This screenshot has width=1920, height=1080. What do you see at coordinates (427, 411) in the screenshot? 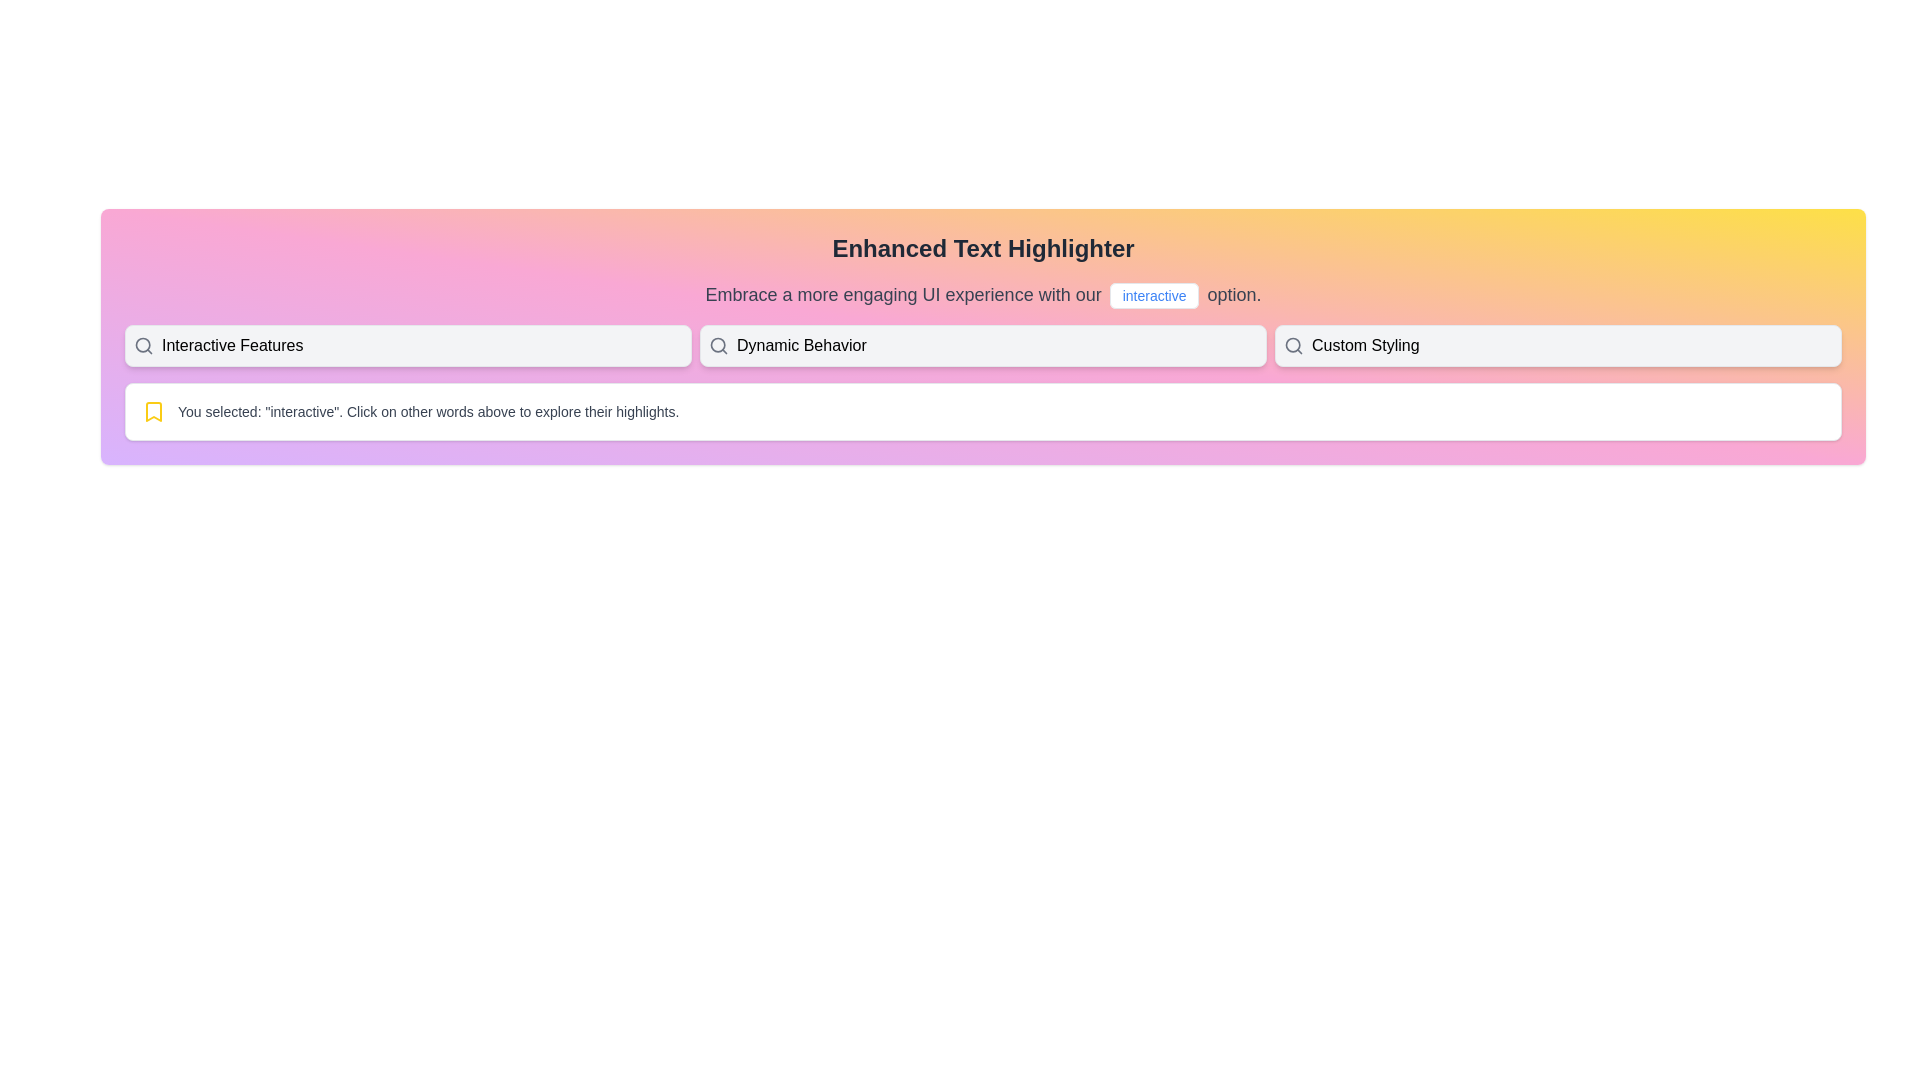
I see `feedback text block that informs the user about their current selection and offers guidance for further interaction, which is located below a set of selectable options and next to a small yellow bookmark icon` at bounding box center [427, 411].